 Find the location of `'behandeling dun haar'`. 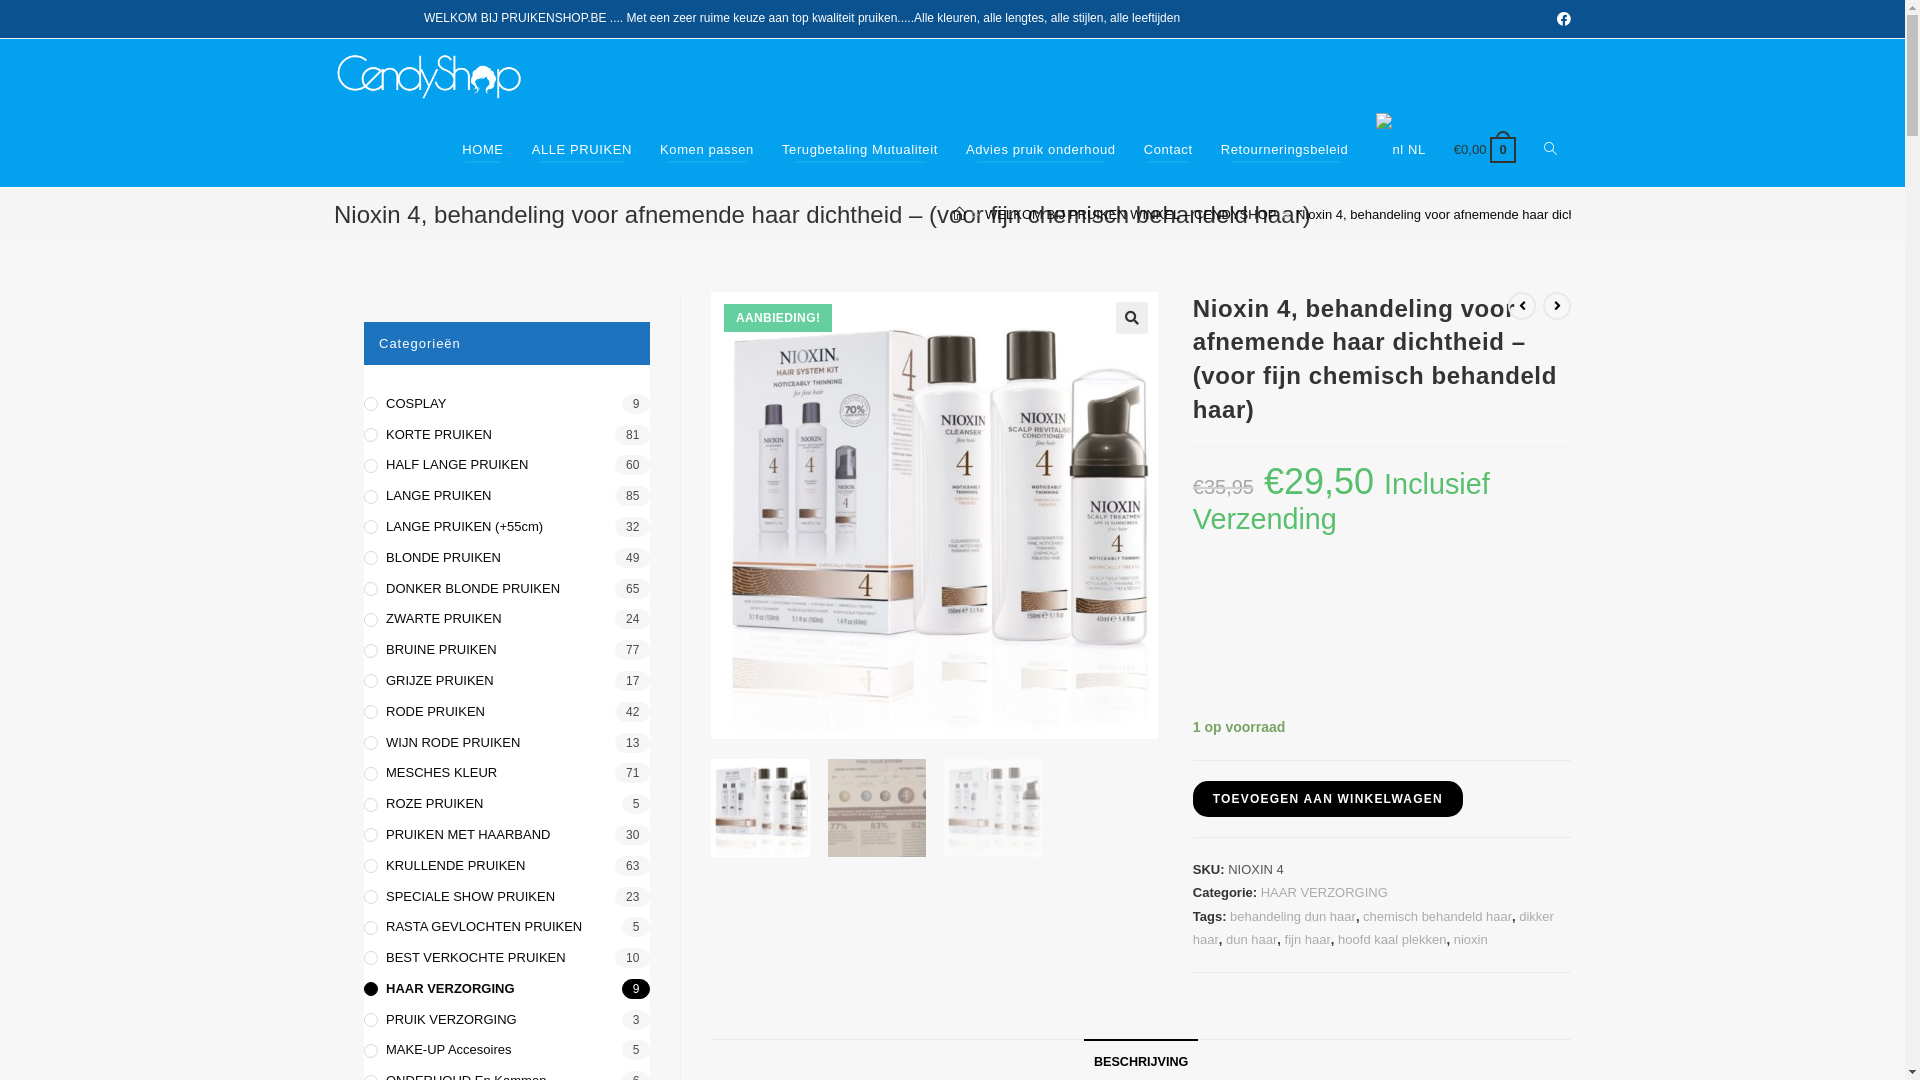

'behandeling dun haar' is located at coordinates (1228, 916).